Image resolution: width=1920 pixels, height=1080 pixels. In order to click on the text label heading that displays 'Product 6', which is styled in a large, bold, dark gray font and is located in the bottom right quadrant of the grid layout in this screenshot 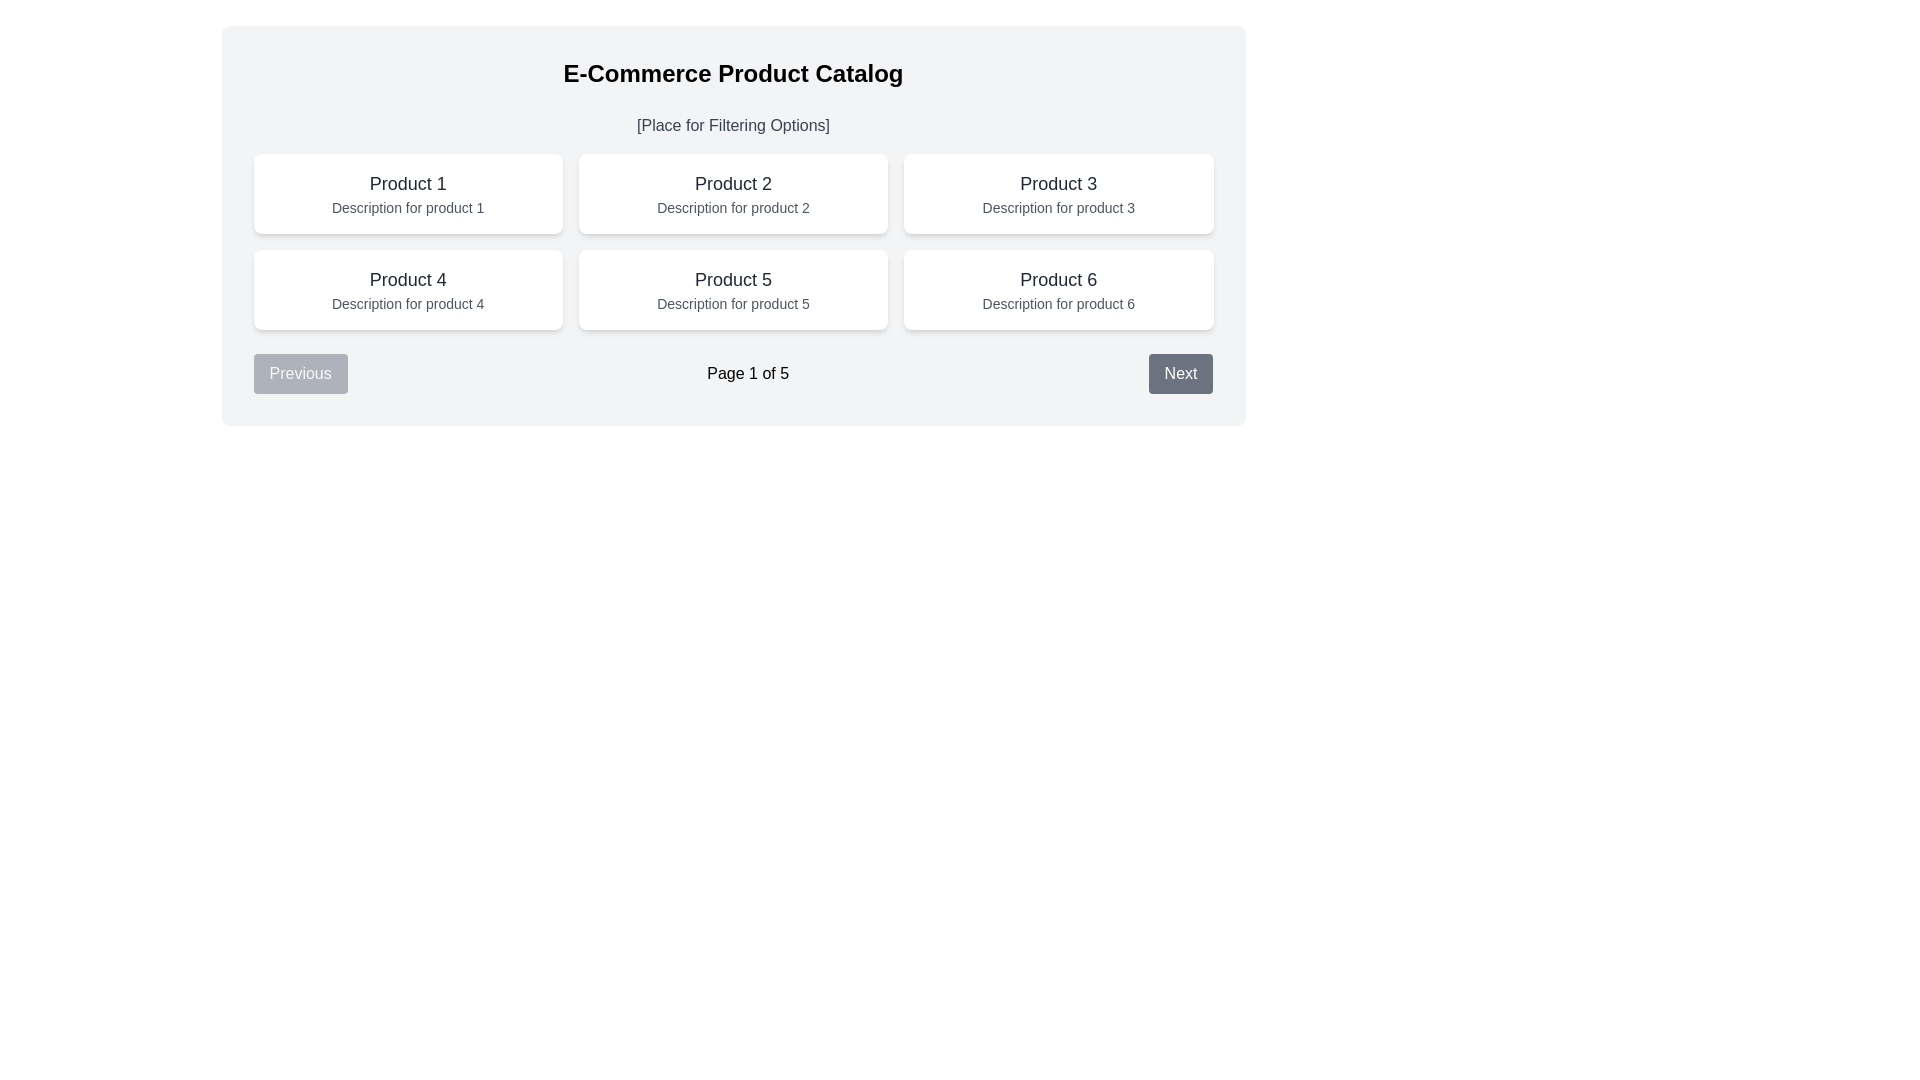, I will do `click(1057, 280)`.